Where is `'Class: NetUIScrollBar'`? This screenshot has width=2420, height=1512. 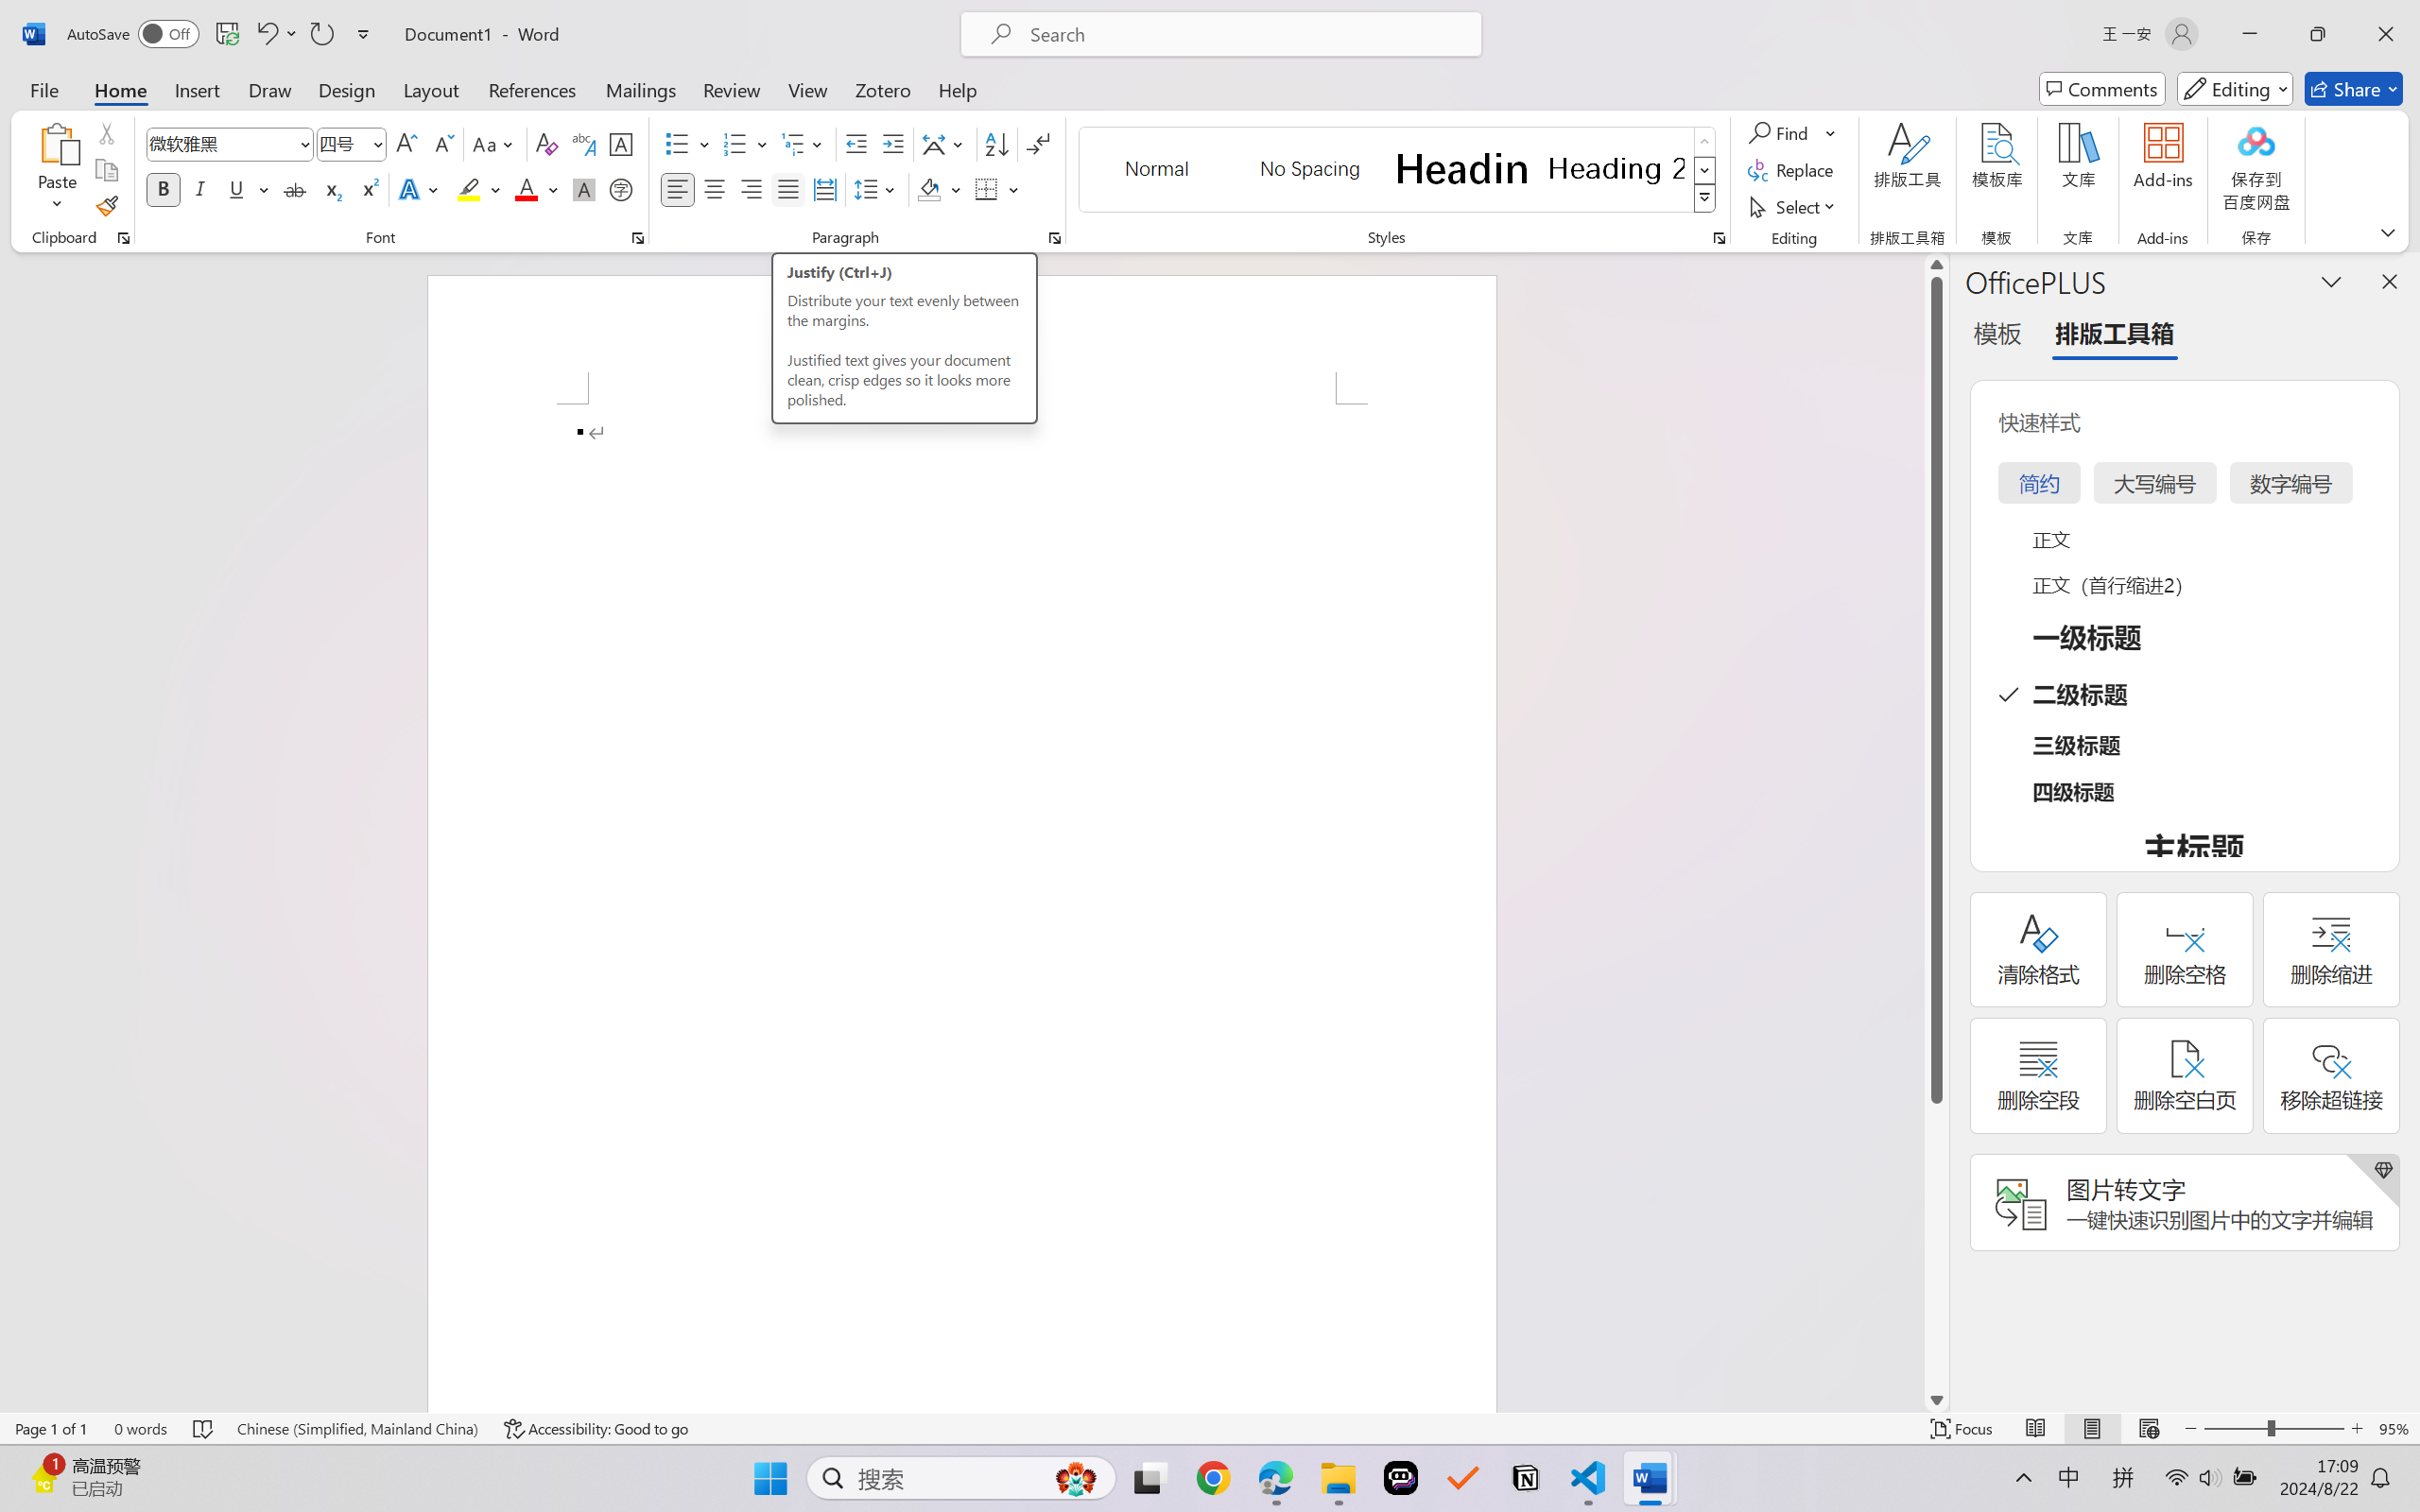
'Class: NetUIScrollBar' is located at coordinates (1936, 831).